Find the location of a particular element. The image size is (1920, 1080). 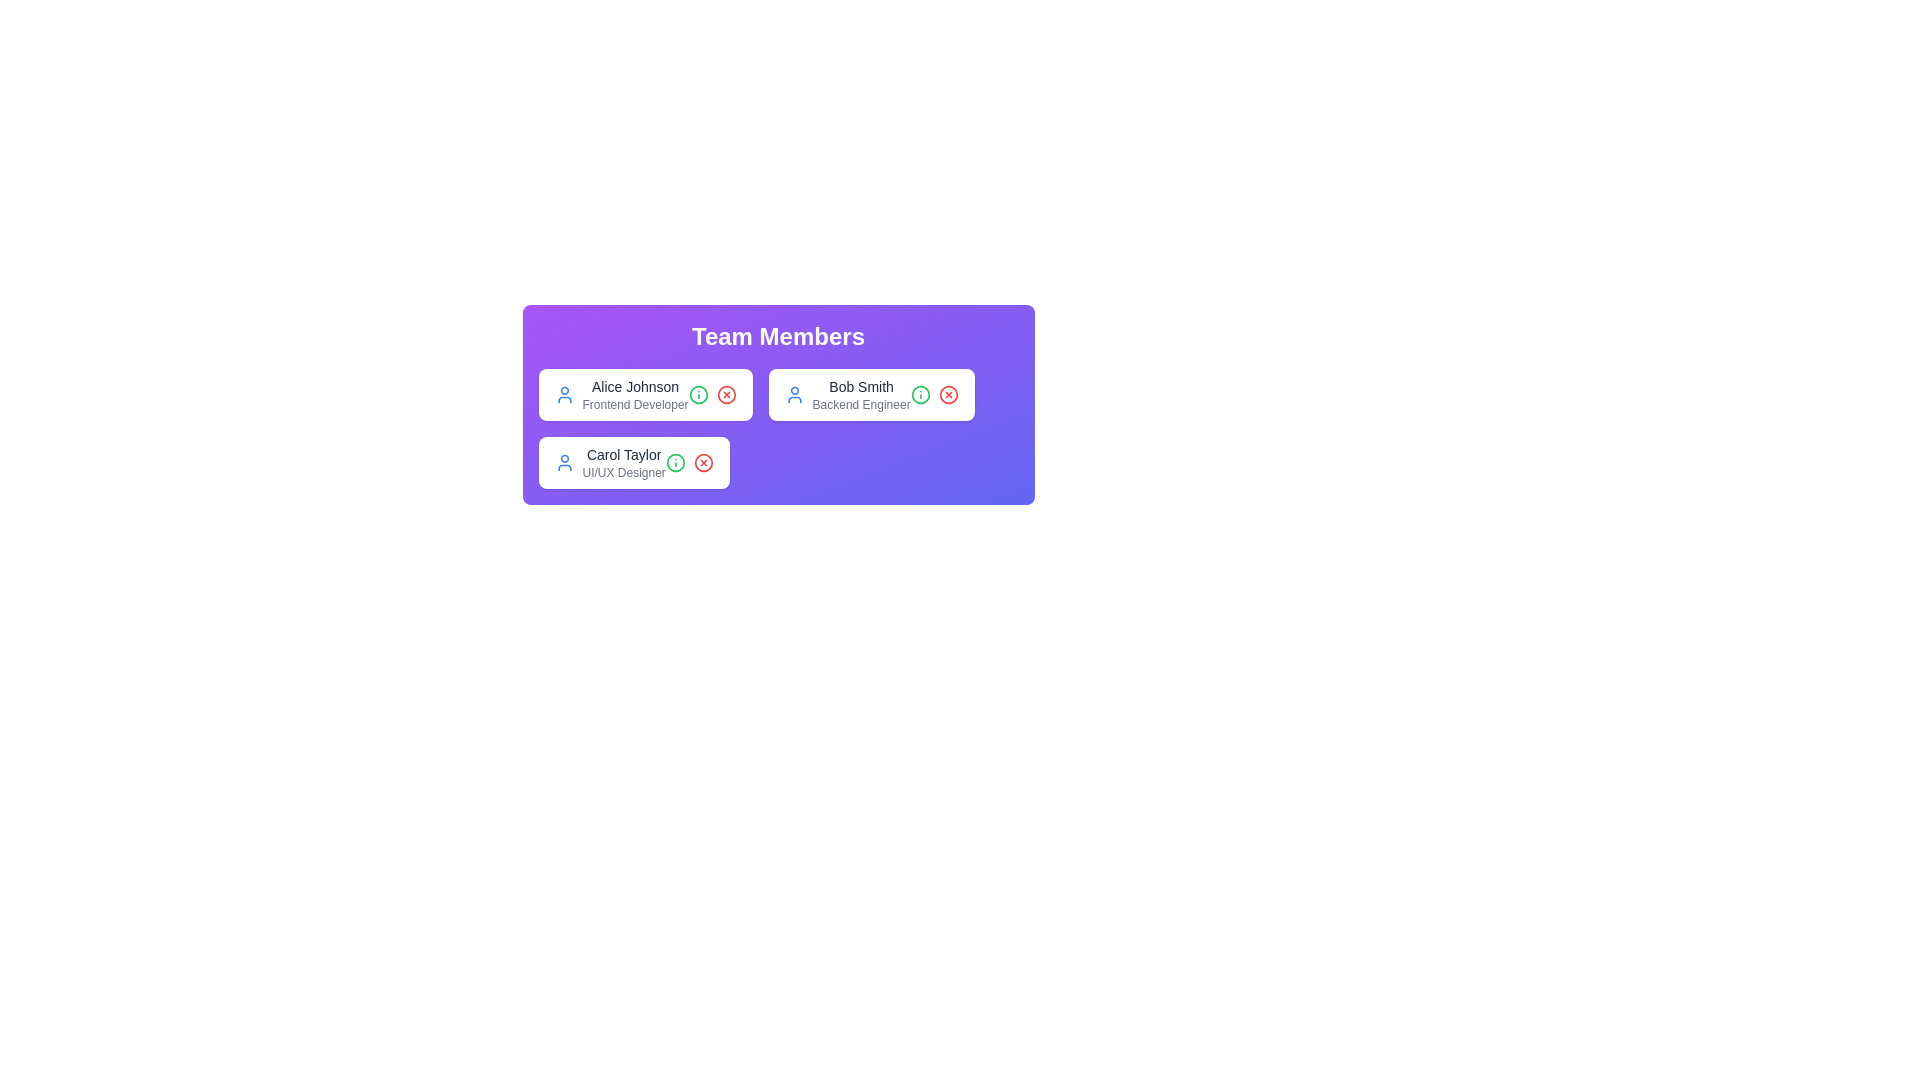

the info icon for Alice Johnson to view their information is located at coordinates (698, 394).